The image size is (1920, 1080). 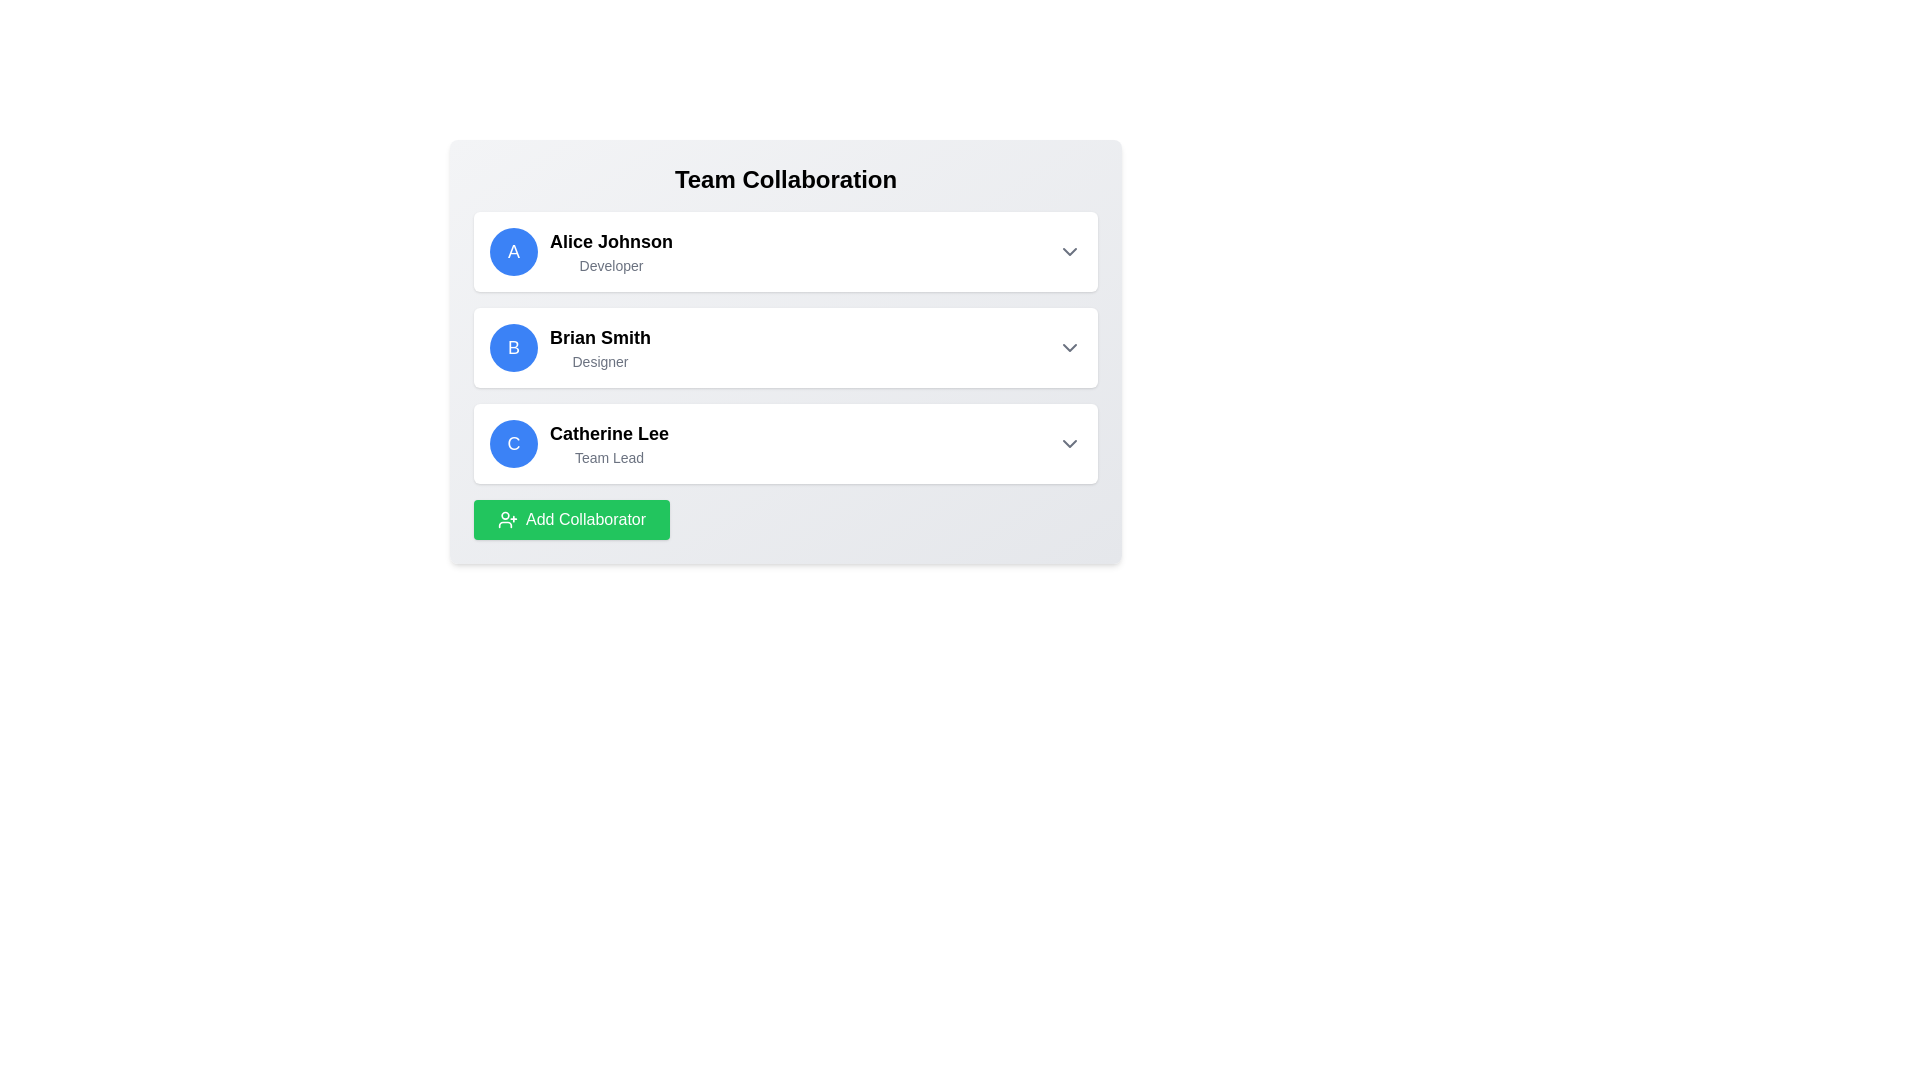 What do you see at coordinates (513, 442) in the screenshot?
I see `the circular blue avatar icon with a white uppercase 'C' centered within it, located to the left of 'Catherine Lee' in the 'Team Collaboration' card` at bounding box center [513, 442].